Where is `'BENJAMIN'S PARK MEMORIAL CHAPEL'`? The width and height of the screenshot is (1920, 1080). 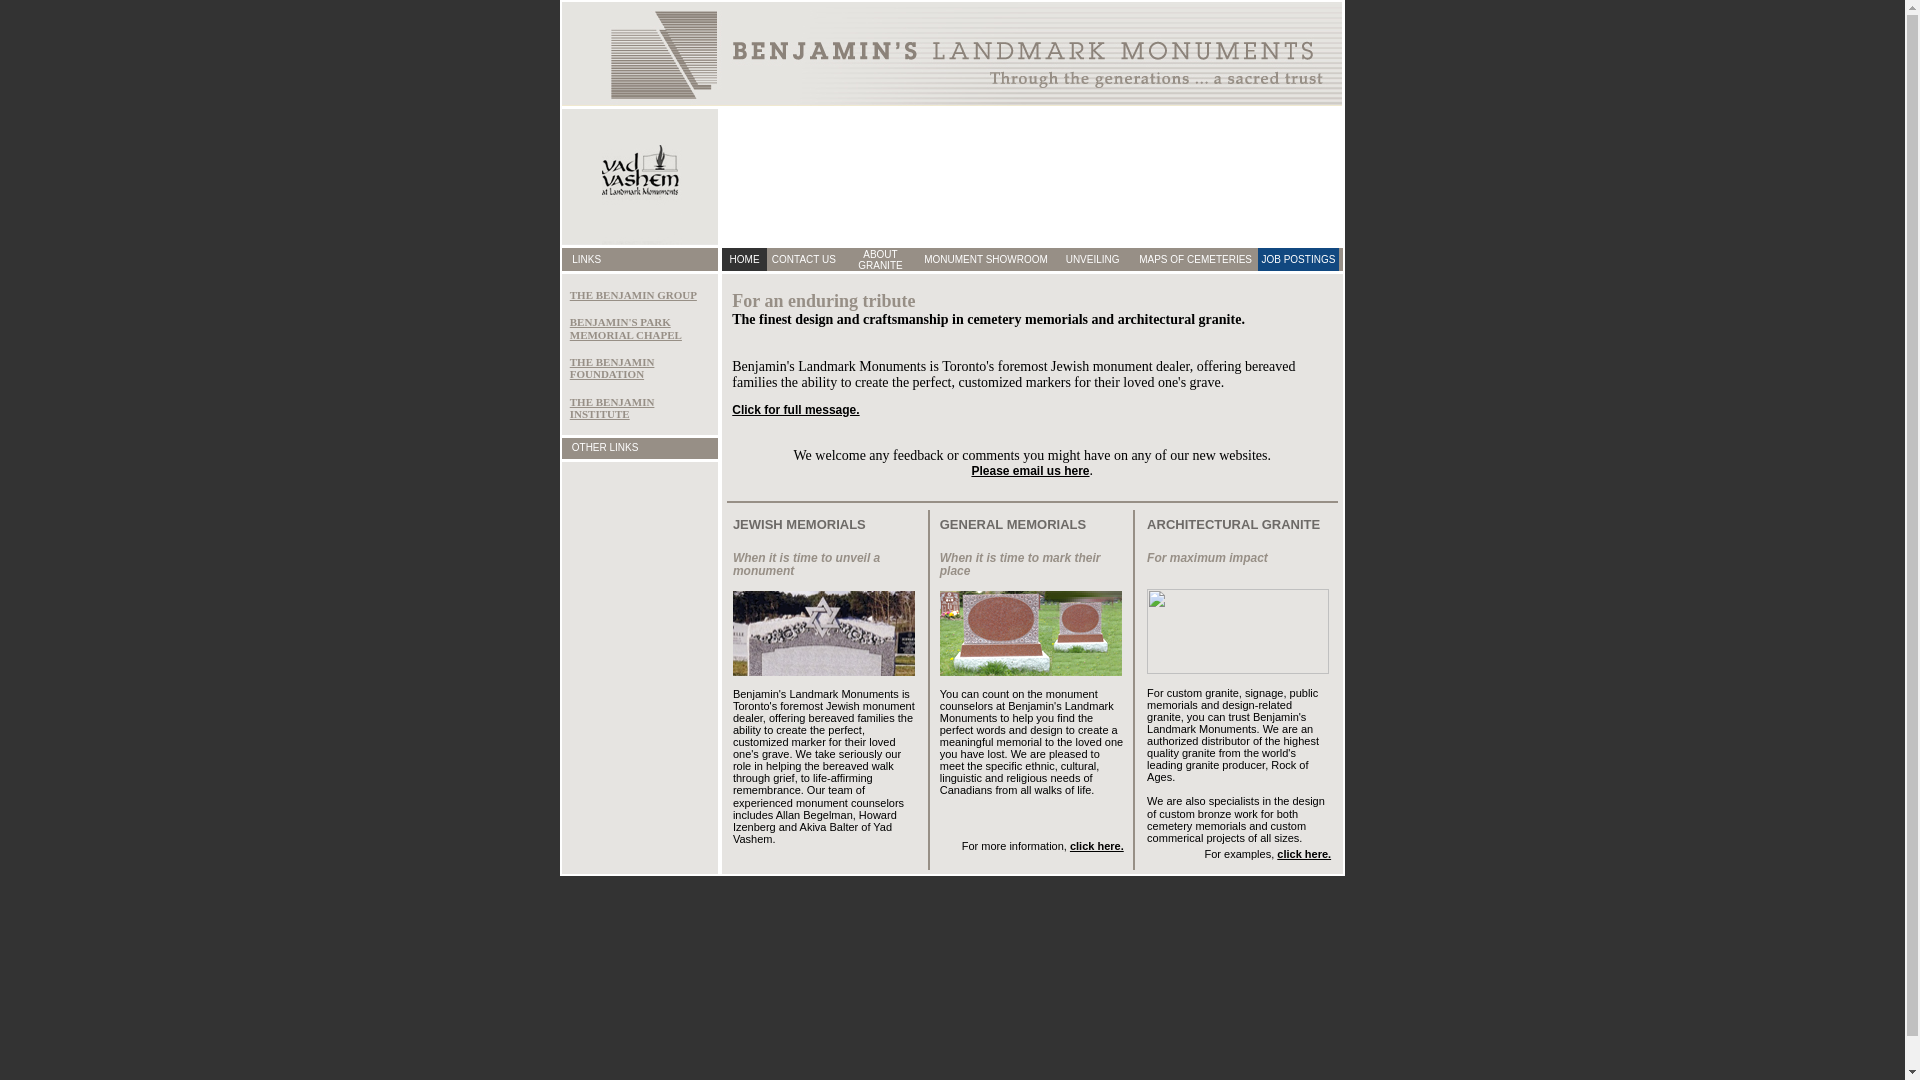
'BENJAMIN'S PARK MEMORIAL CHAPEL' is located at coordinates (624, 326).